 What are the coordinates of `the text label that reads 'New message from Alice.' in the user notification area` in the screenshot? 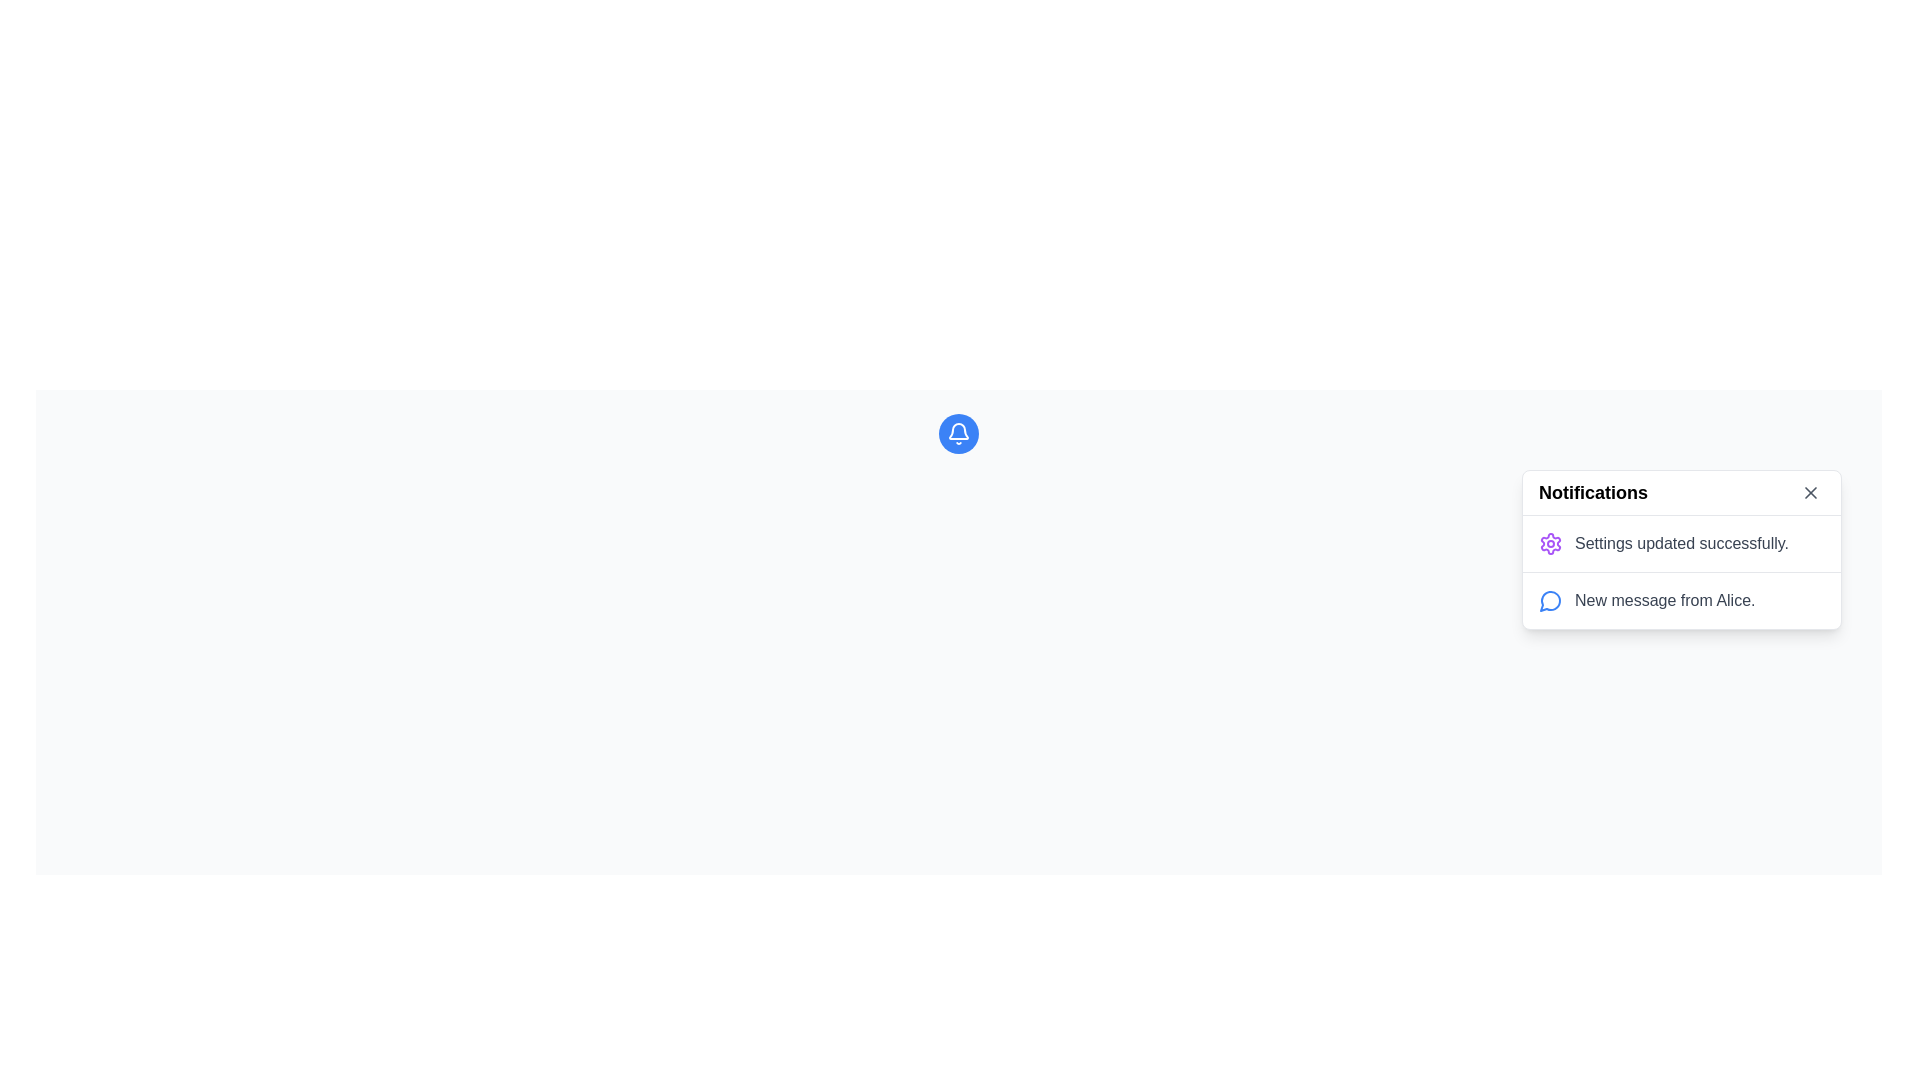 It's located at (1665, 600).